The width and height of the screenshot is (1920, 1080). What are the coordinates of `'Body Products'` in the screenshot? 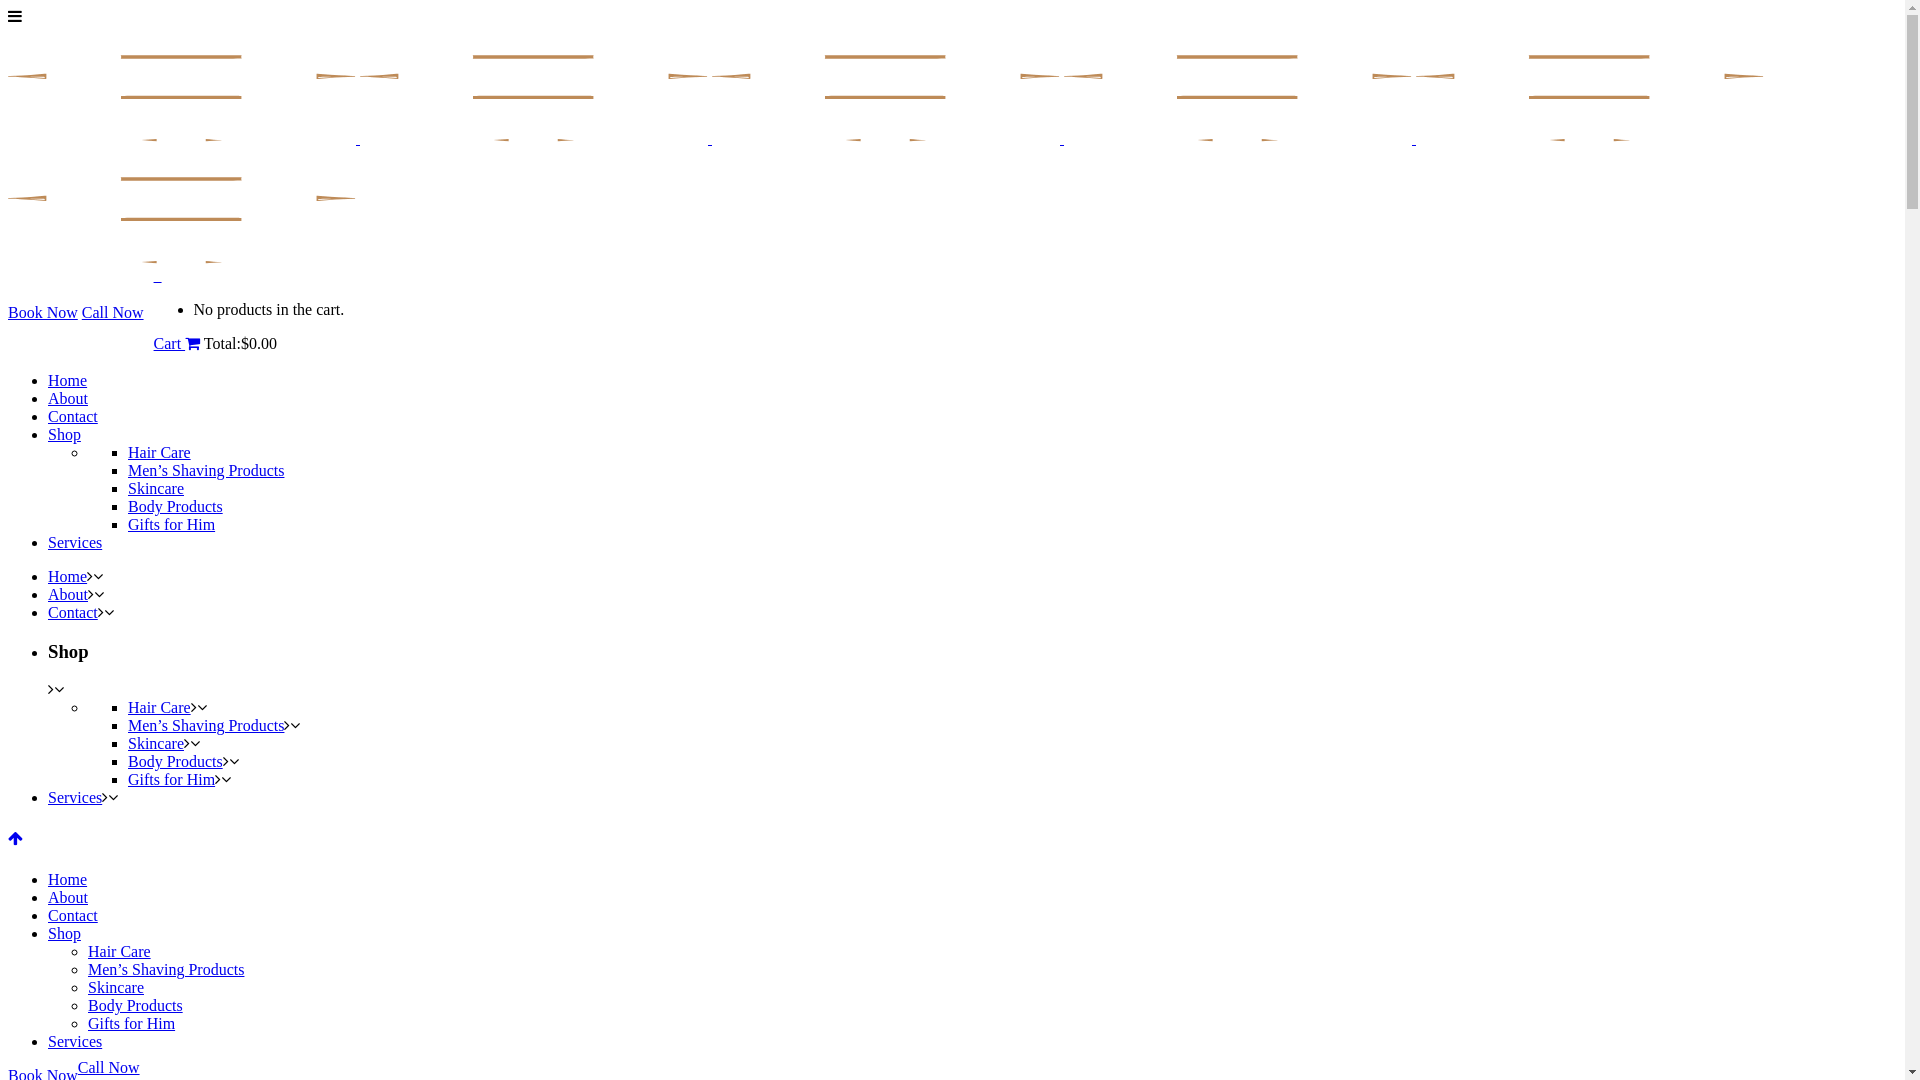 It's located at (175, 505).